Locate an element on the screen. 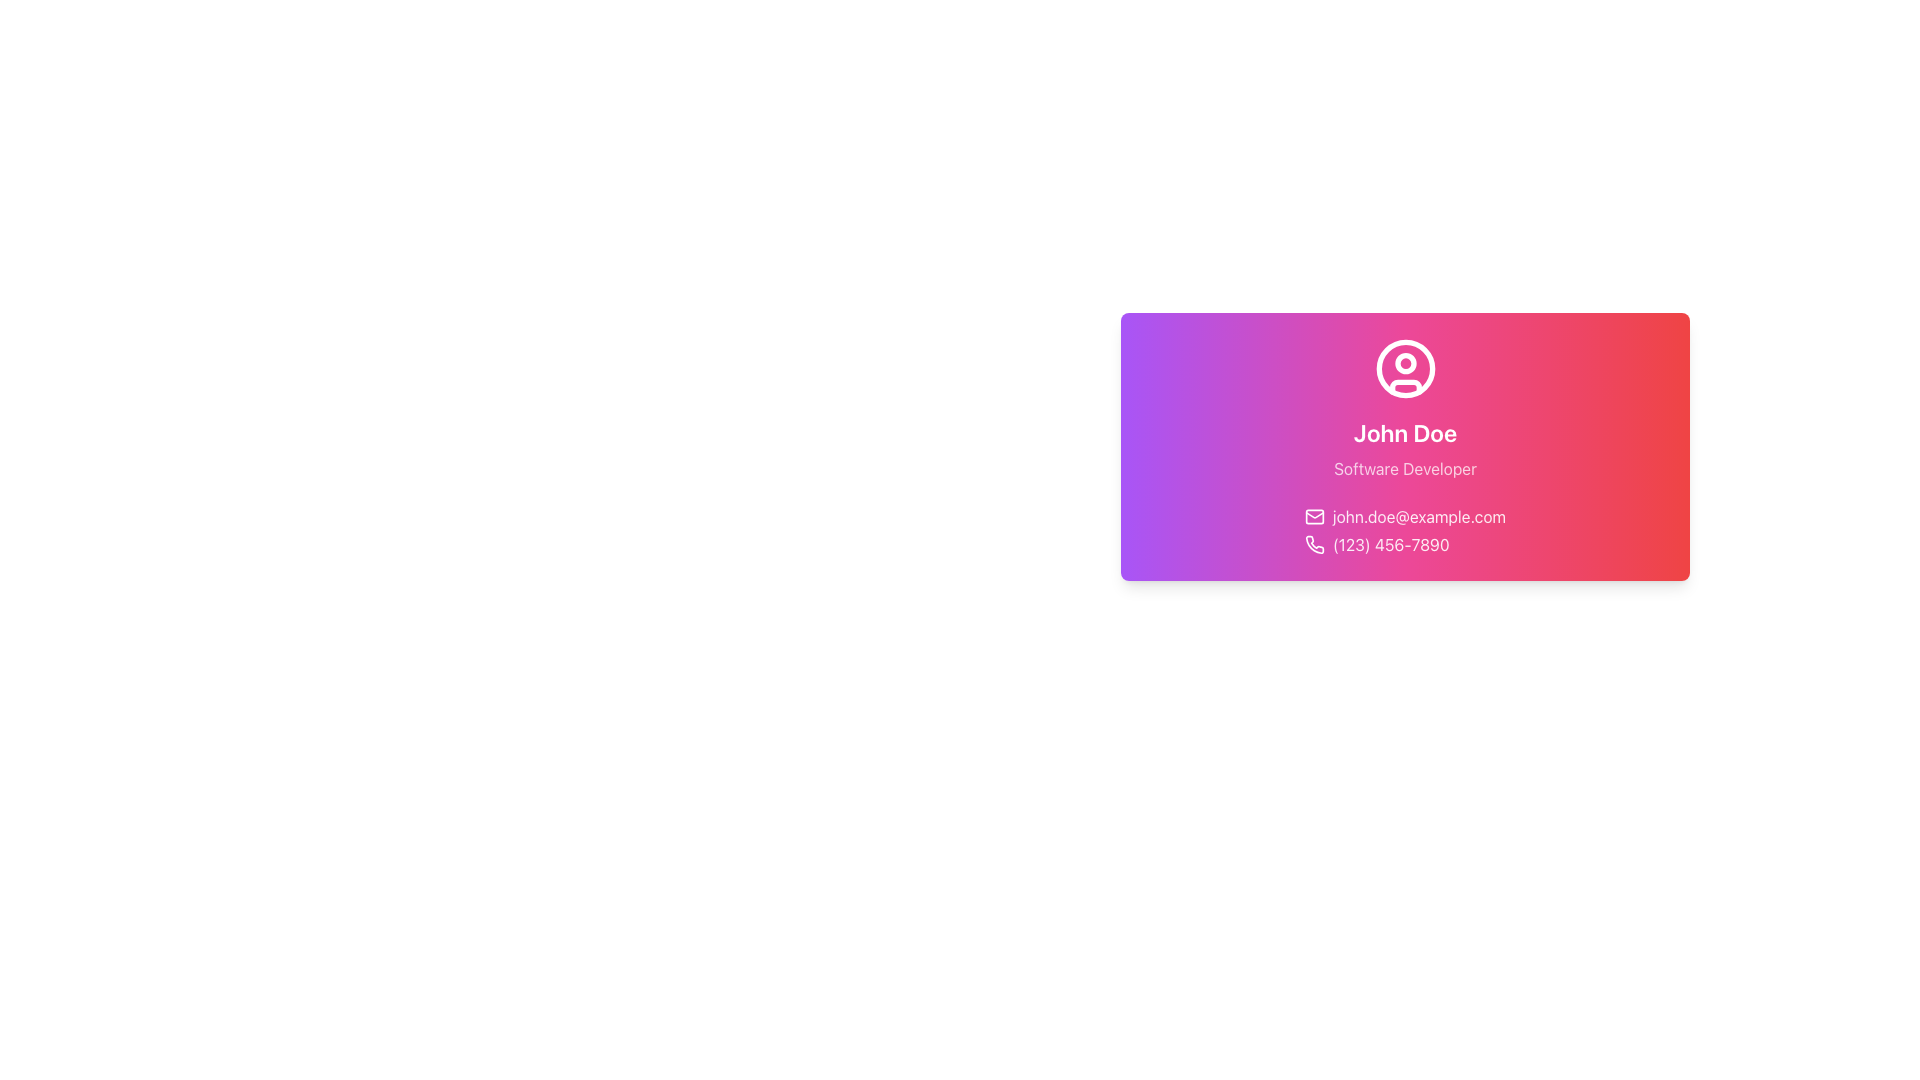 This screenshot has height=1080, width=1920. the profile picture icon located at the top-center of the card, positioned above the text 'John Doe' and 'Software Developer' is located at coordinates (1404, 369).